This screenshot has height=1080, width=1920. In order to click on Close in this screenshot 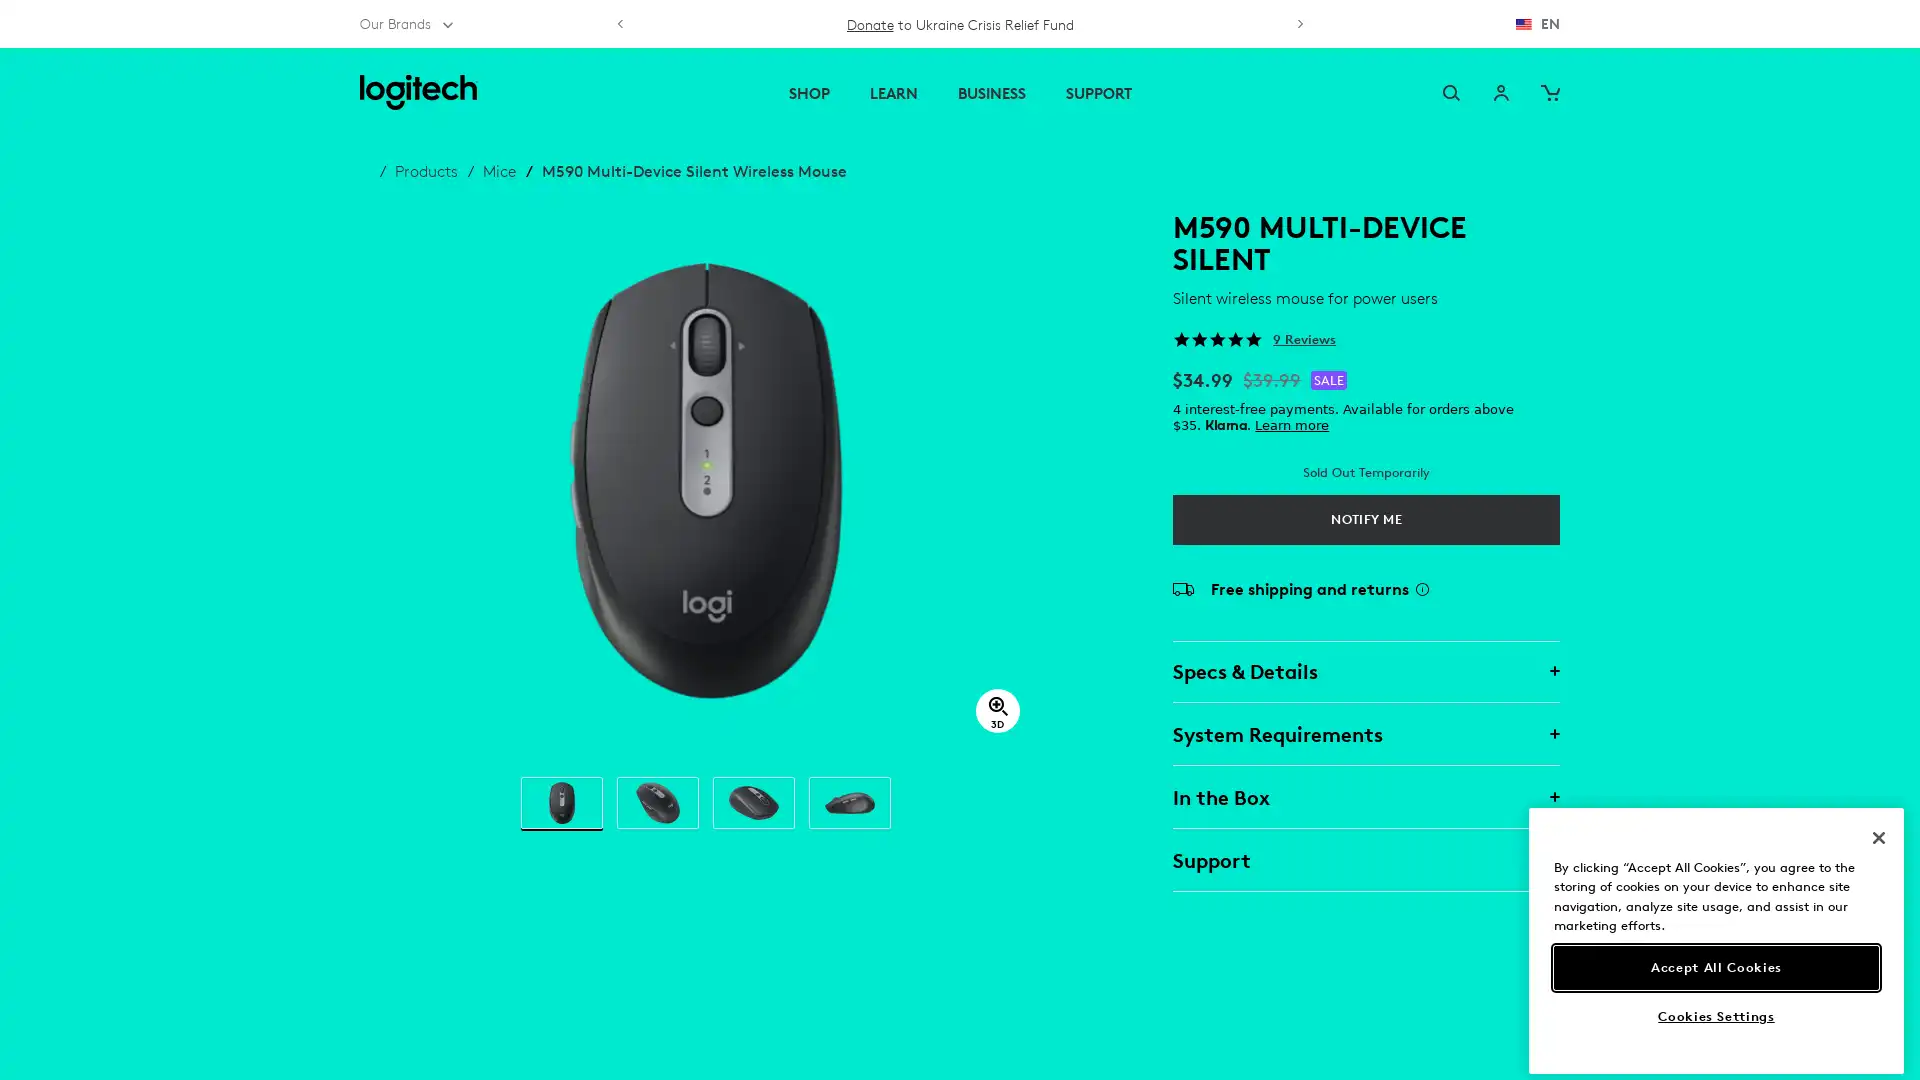, I will do `click(1877, 833)`.